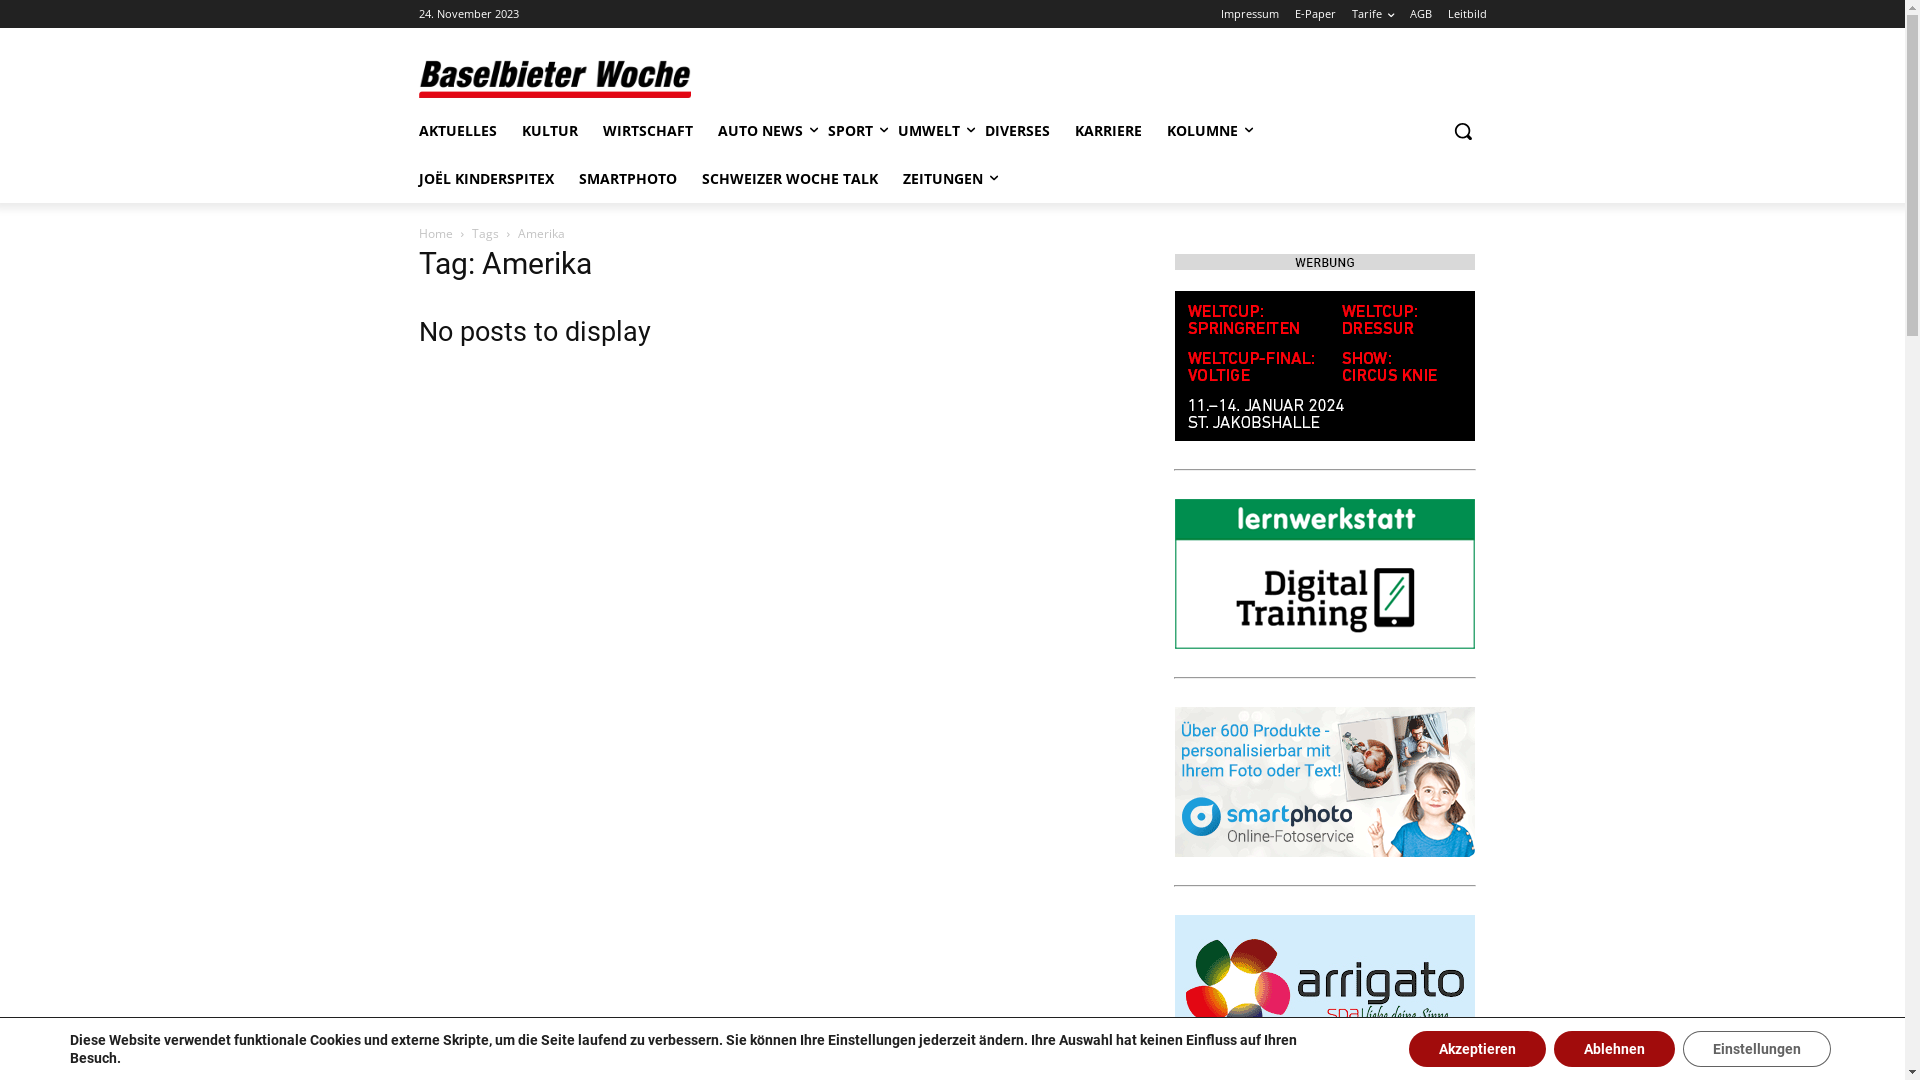 Image resolution: width=1920 pixels, height=1080 pixels. What do you see at coordinates (1477, 1048) in the screenshot?
I see `'Akzeptieren'` at bounding box center [1477, 1048].